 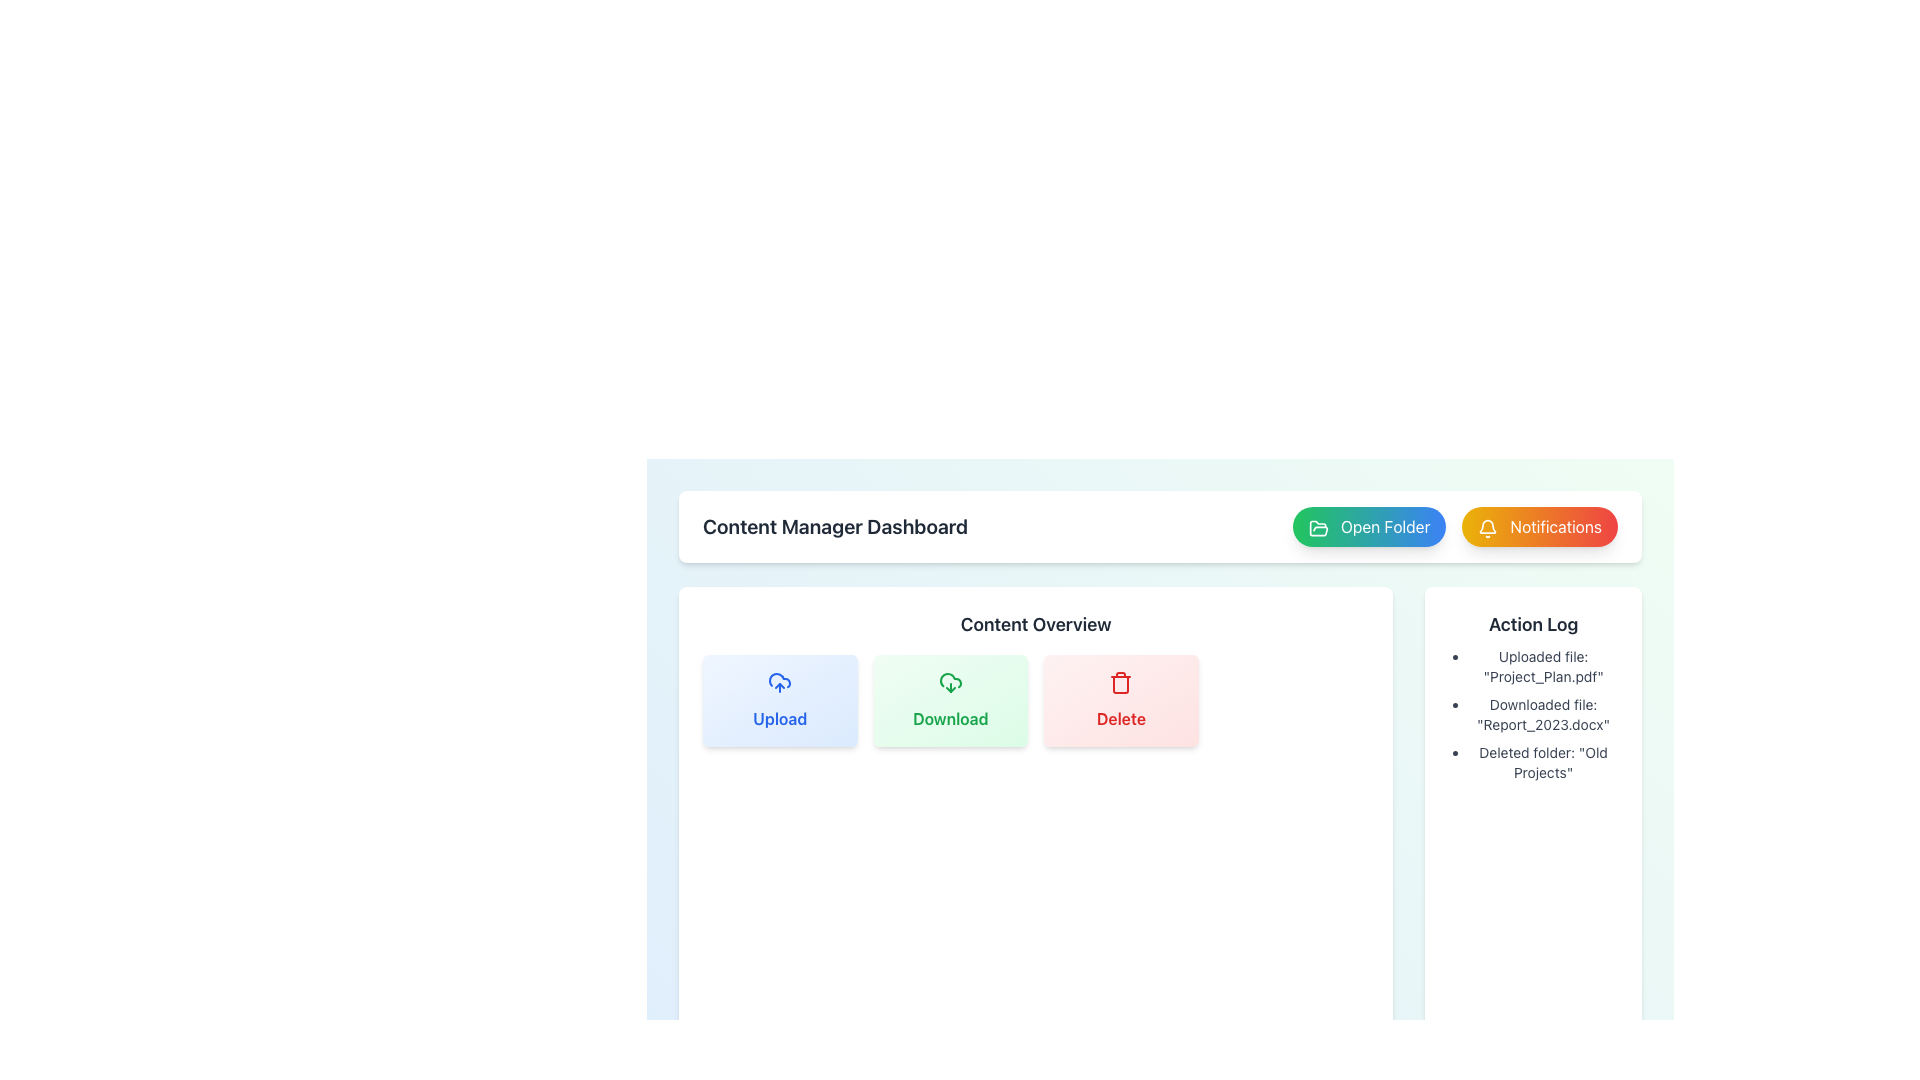 I want to click on the download button located in the middle column under the 'Content Overview' heading to interact with its visual effects, so click(x=949, y=700).